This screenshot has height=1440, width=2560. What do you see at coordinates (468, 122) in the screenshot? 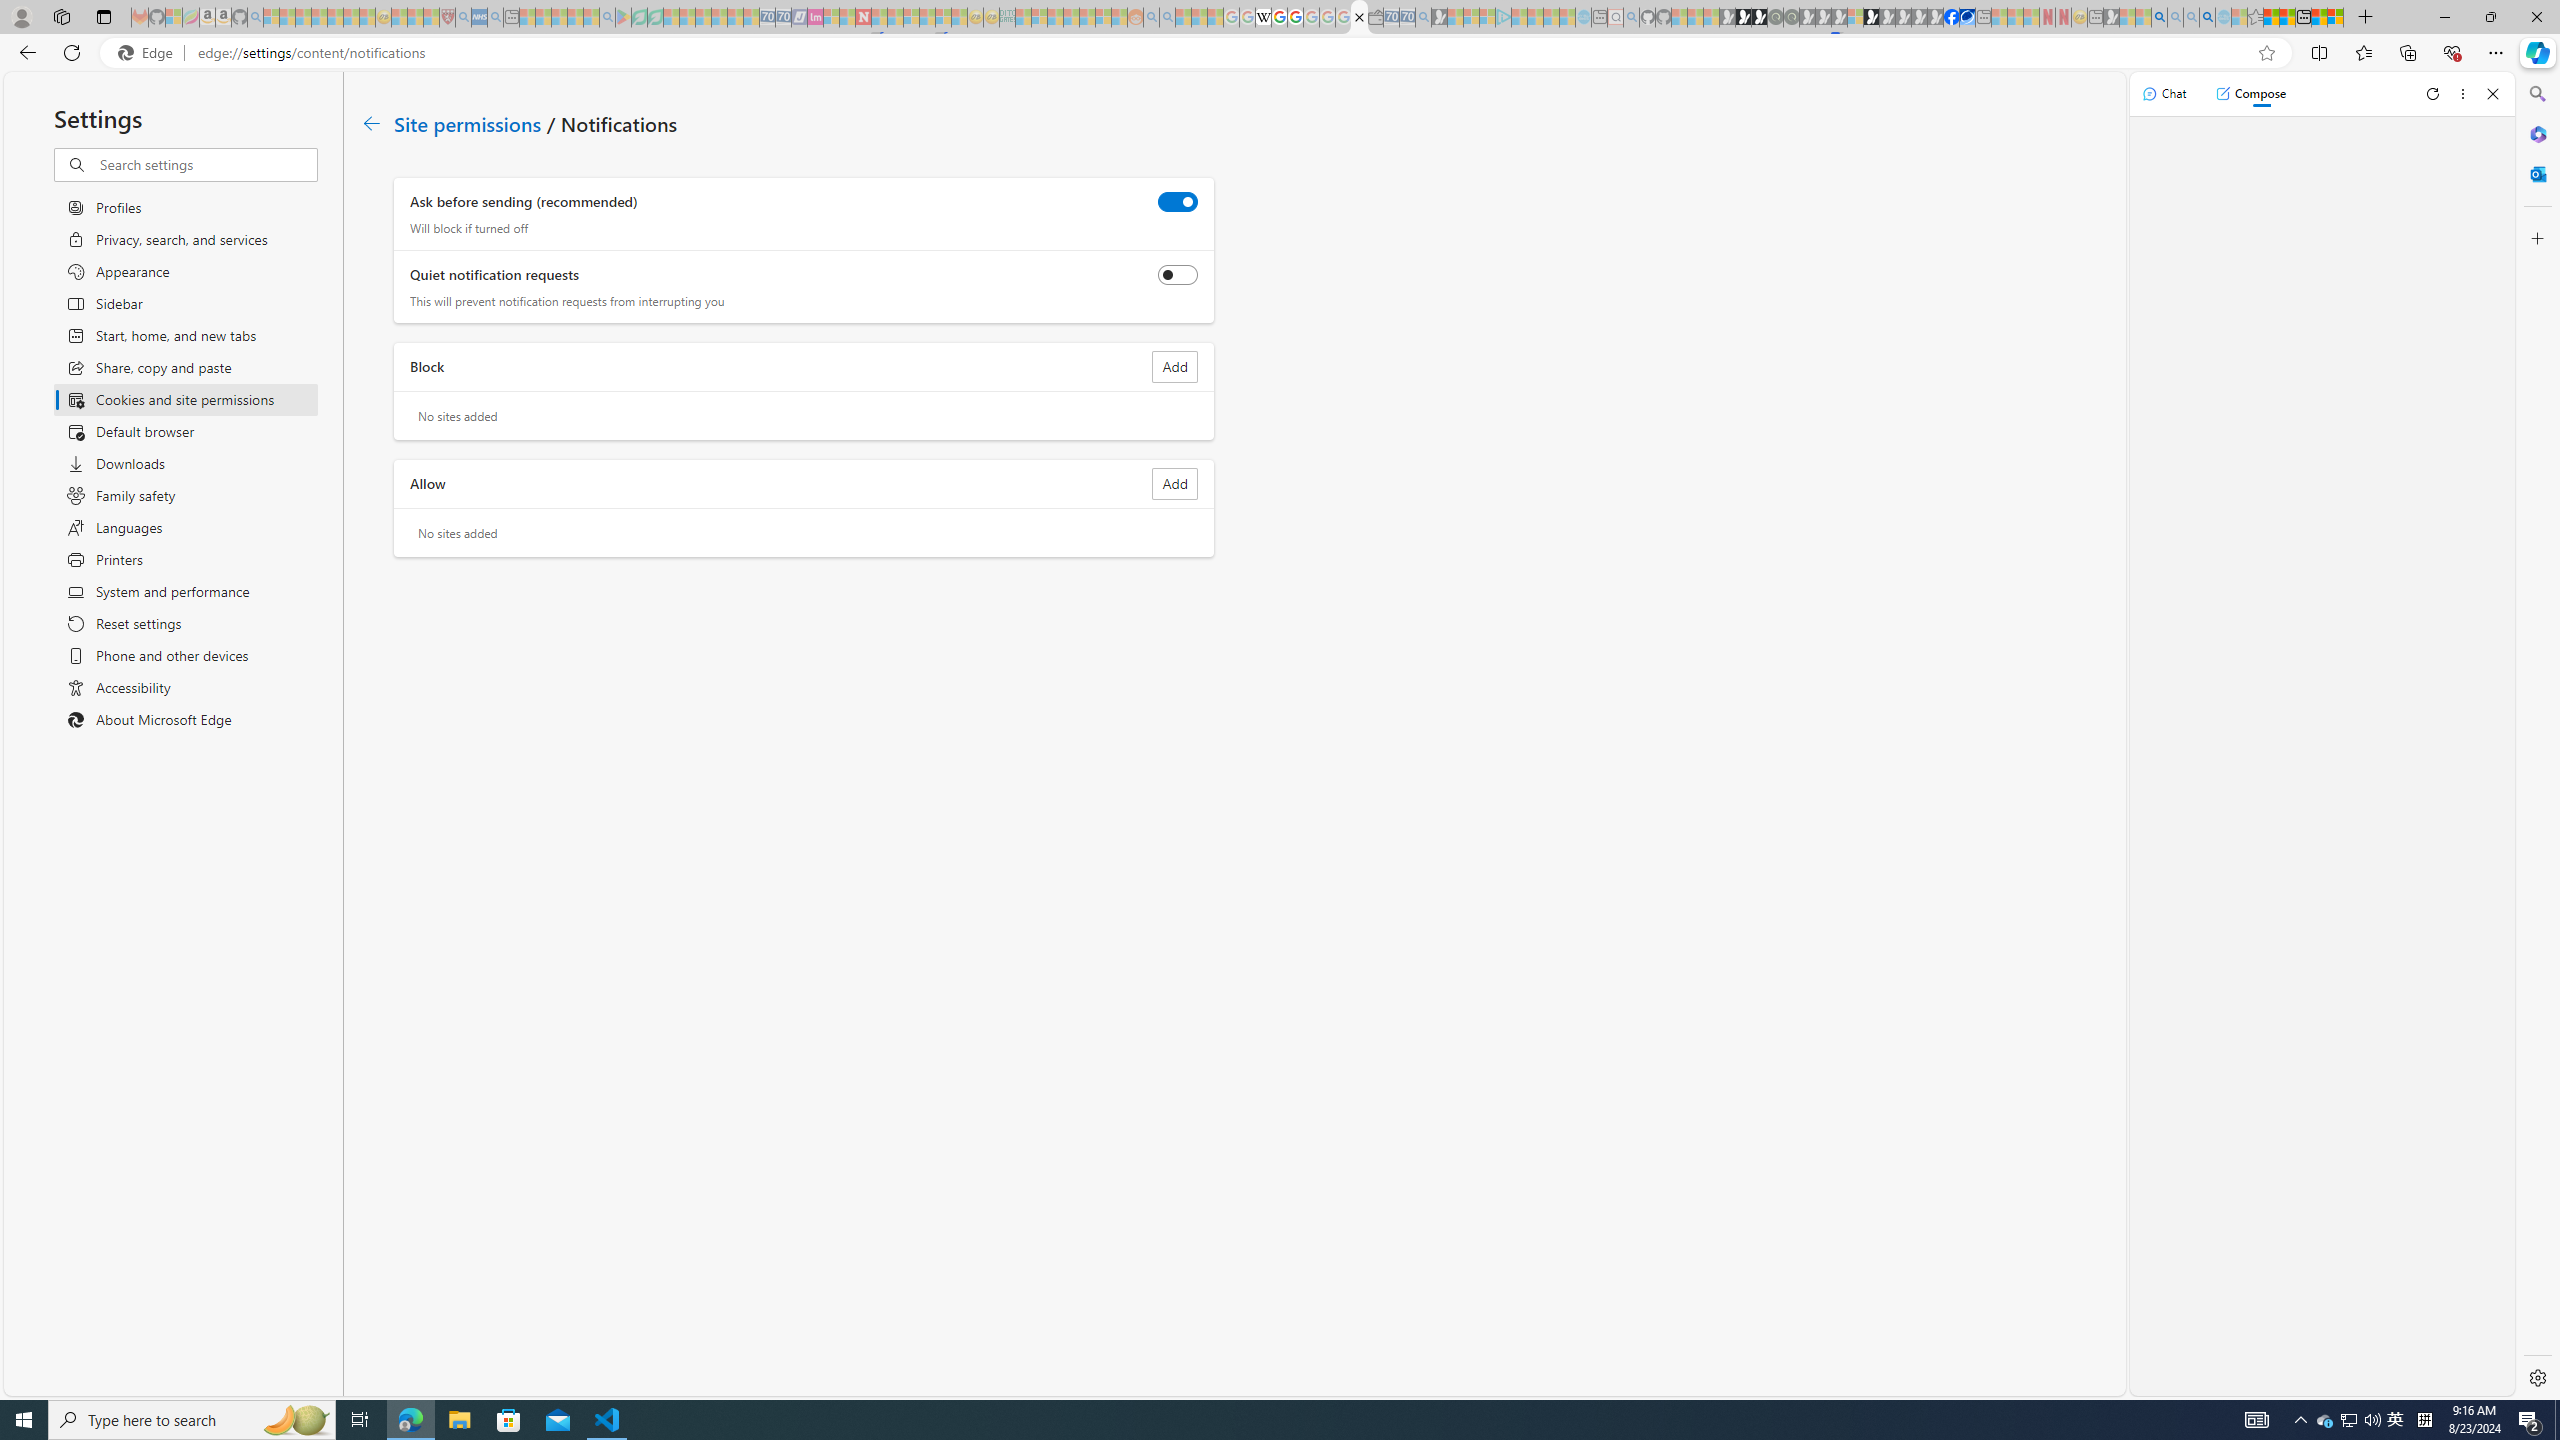
I see `'Site permissions'` at bounding box center [468, 122].